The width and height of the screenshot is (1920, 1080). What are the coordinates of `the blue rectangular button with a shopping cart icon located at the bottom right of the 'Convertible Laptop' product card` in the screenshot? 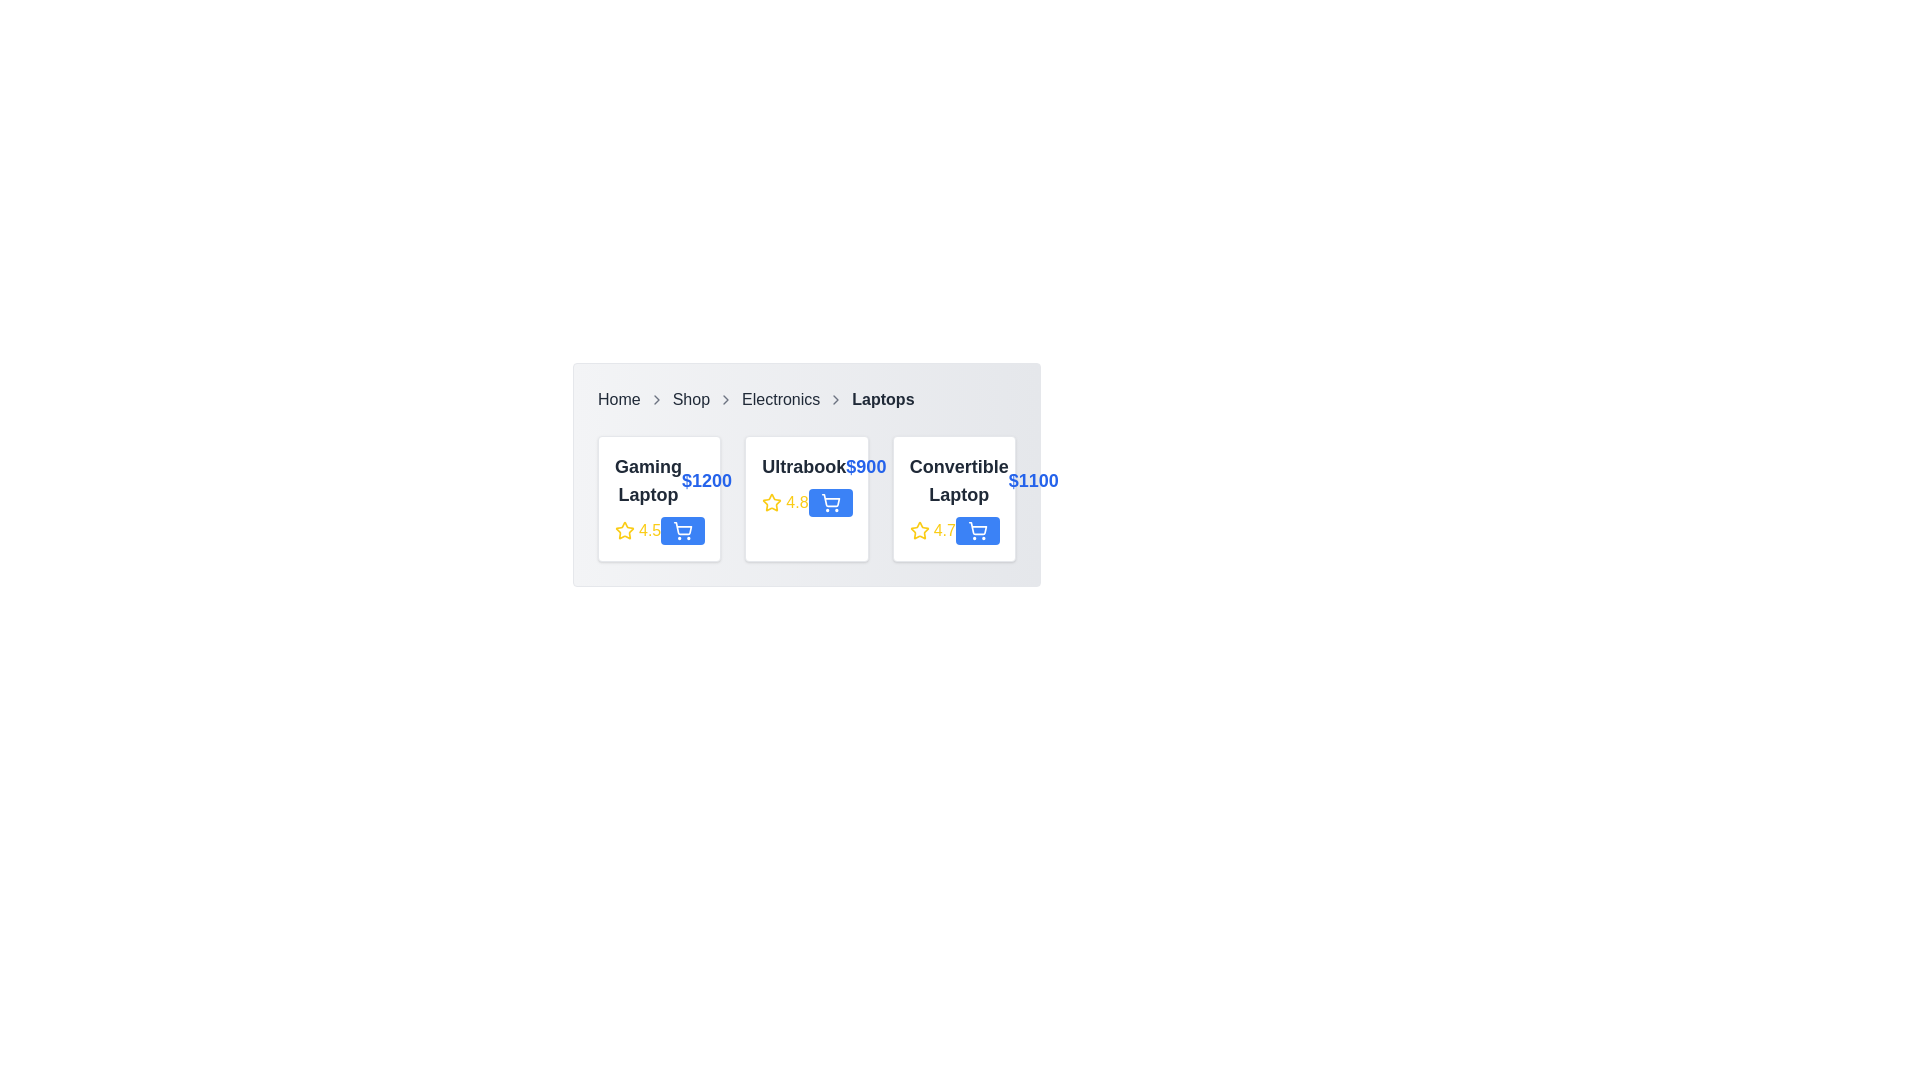 It's located at (977, 530).